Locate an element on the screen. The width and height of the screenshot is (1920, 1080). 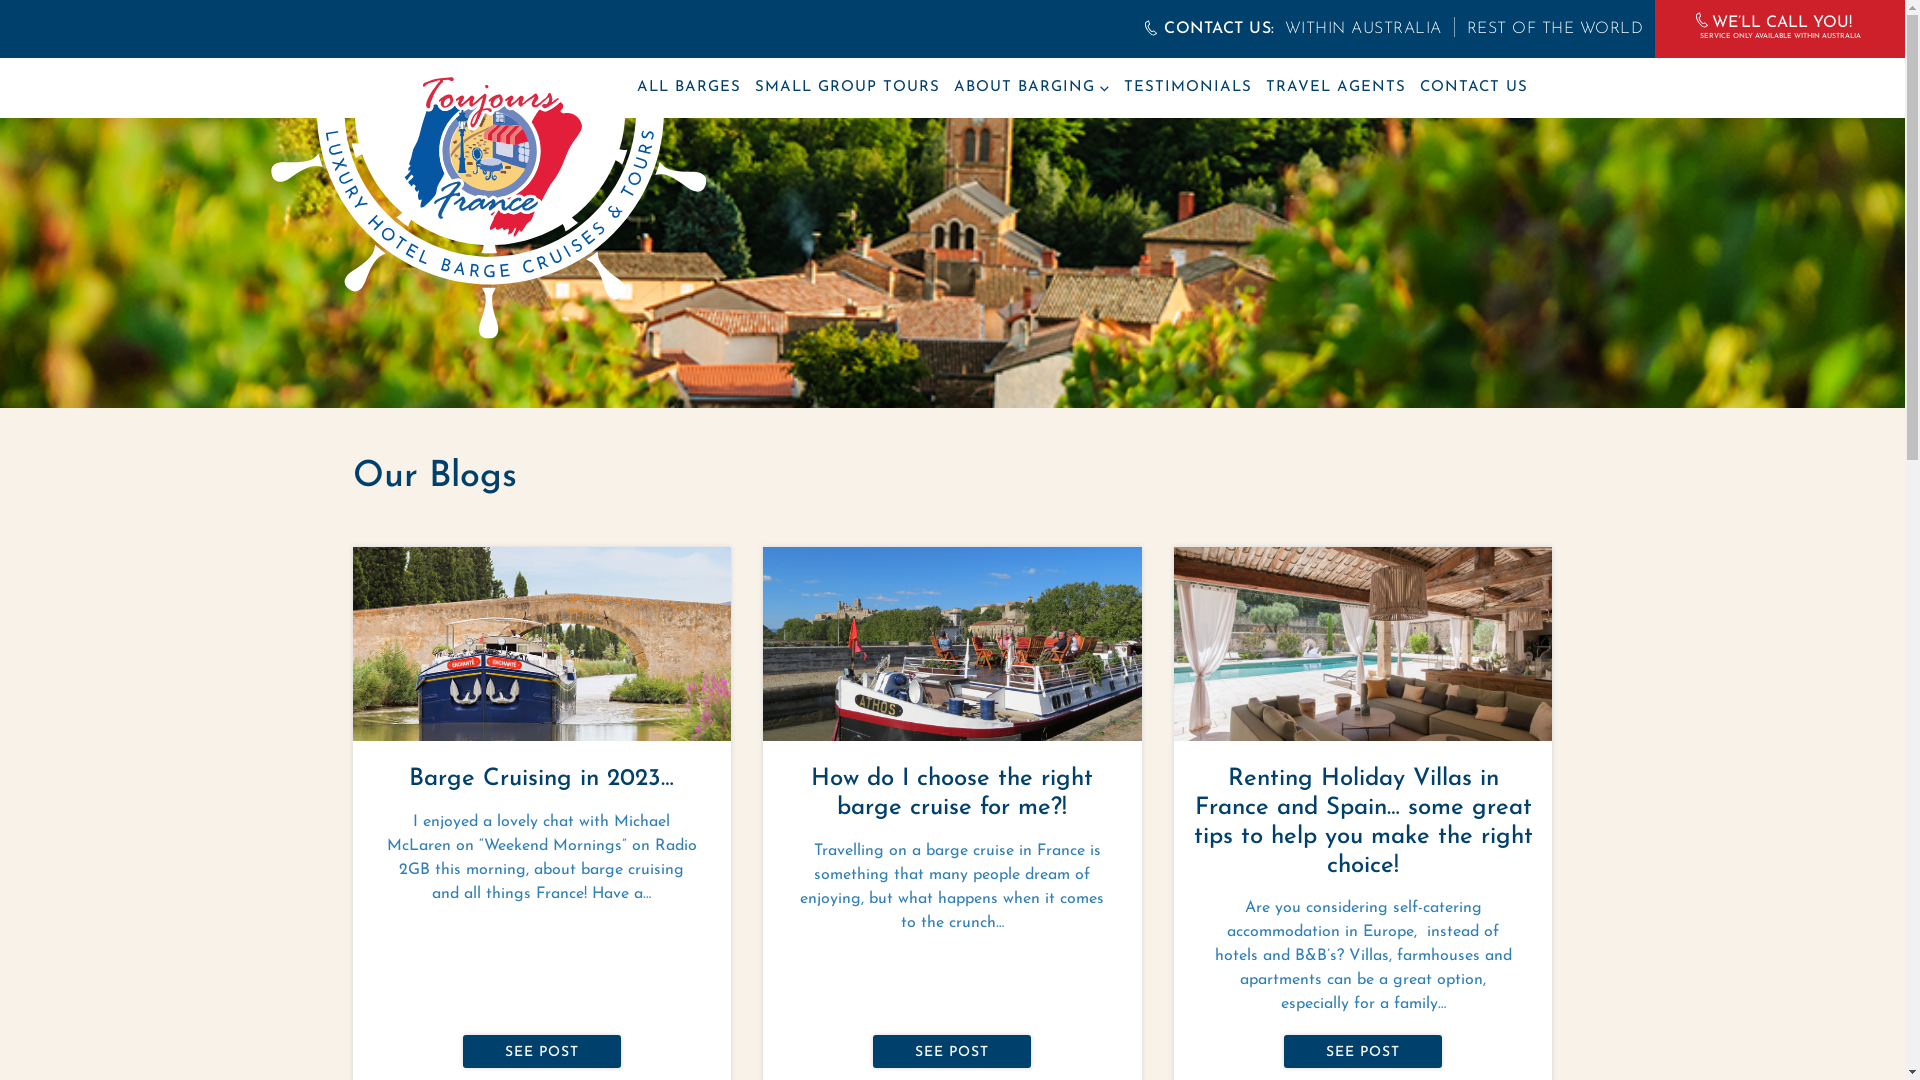
'TRAVEL AGENTS' is located at coordinates (1265, 87).